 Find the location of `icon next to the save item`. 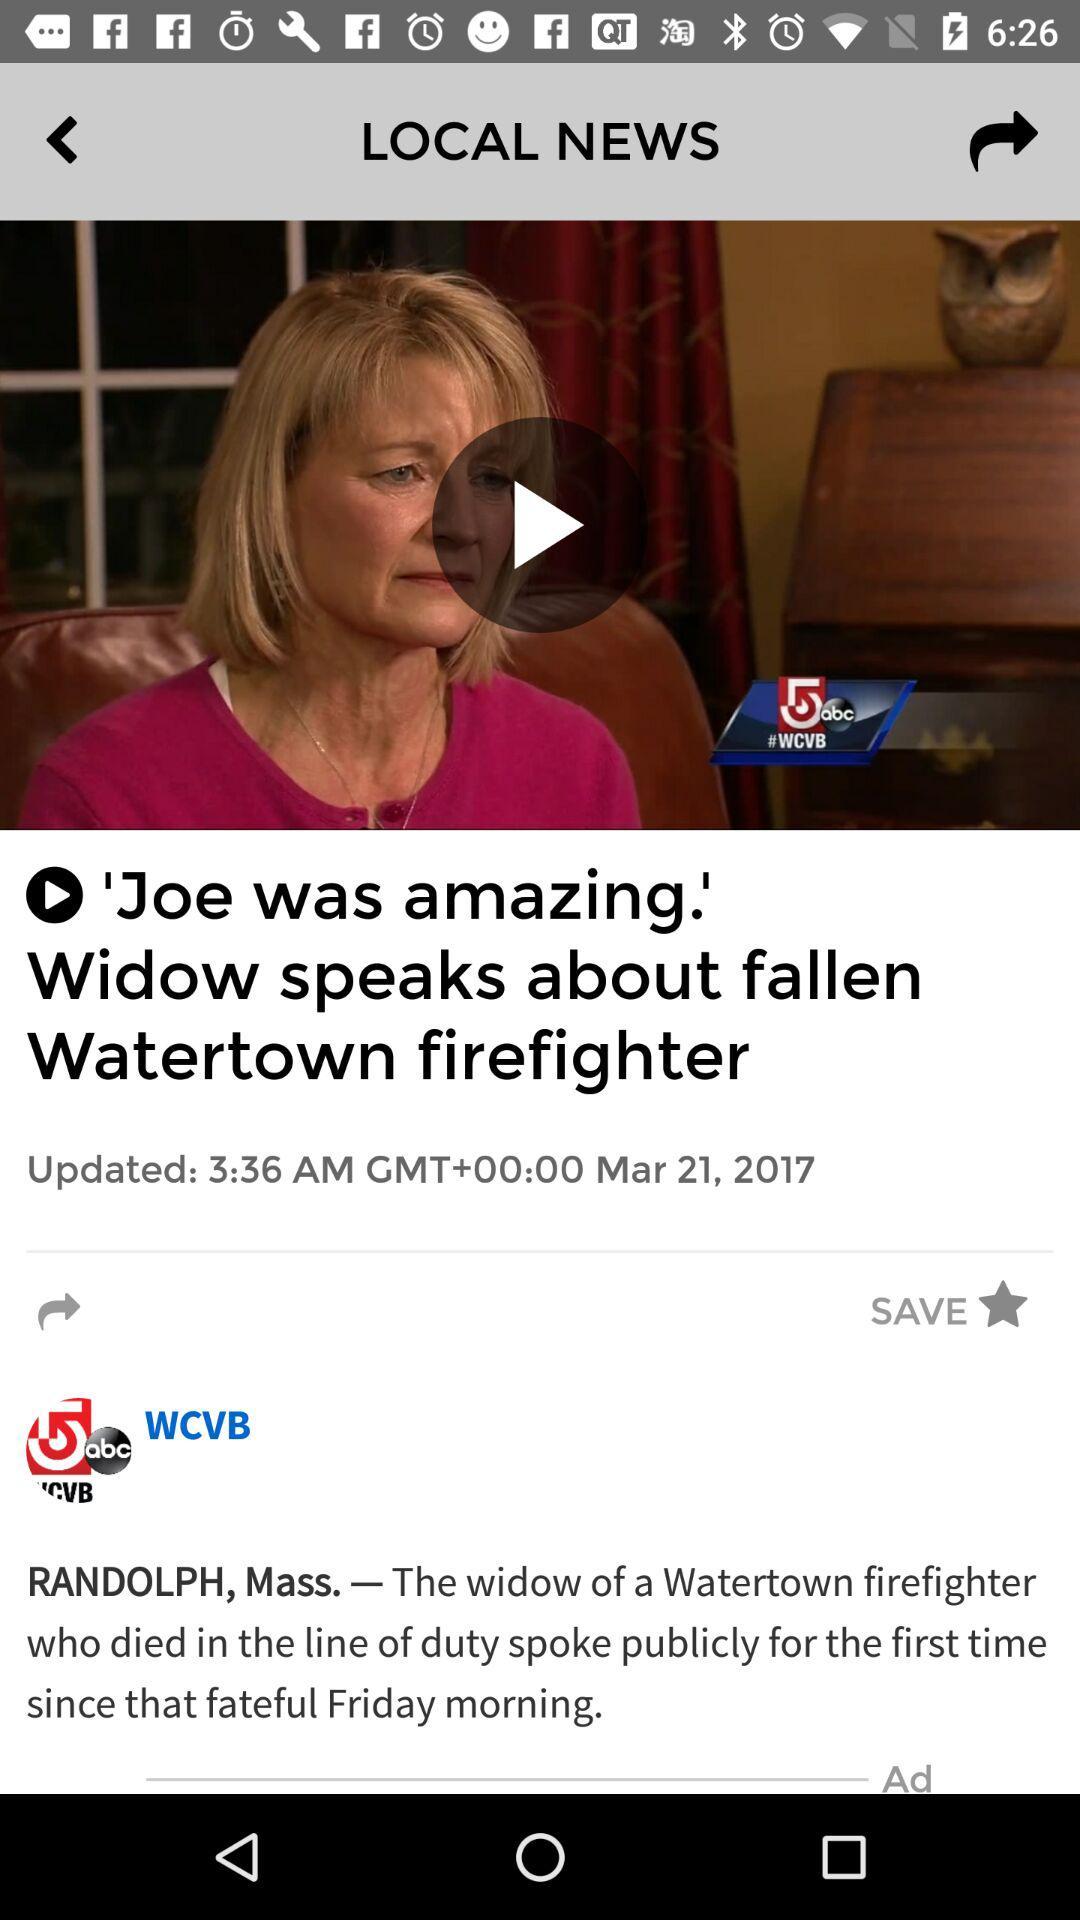

icon next to the save item is located at coordinates (1016, 1312).